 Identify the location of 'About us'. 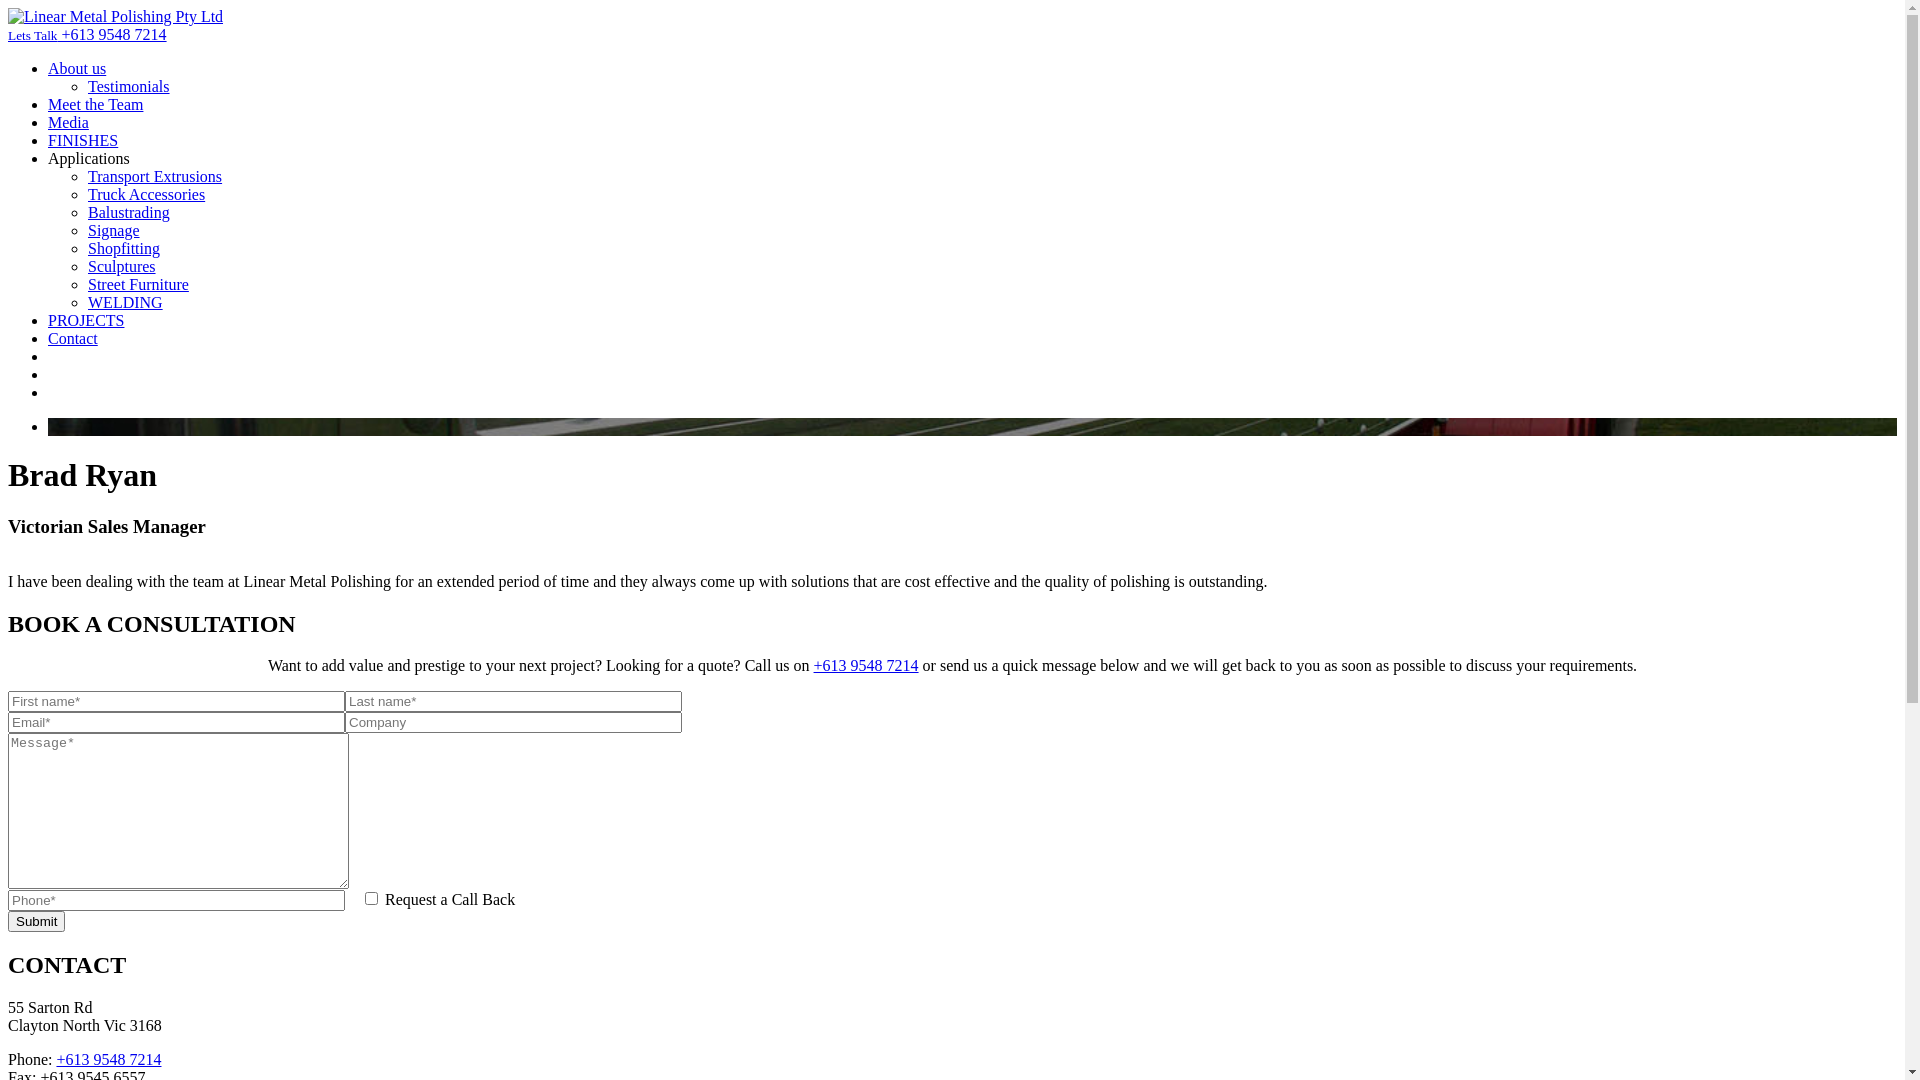
(76, 67).